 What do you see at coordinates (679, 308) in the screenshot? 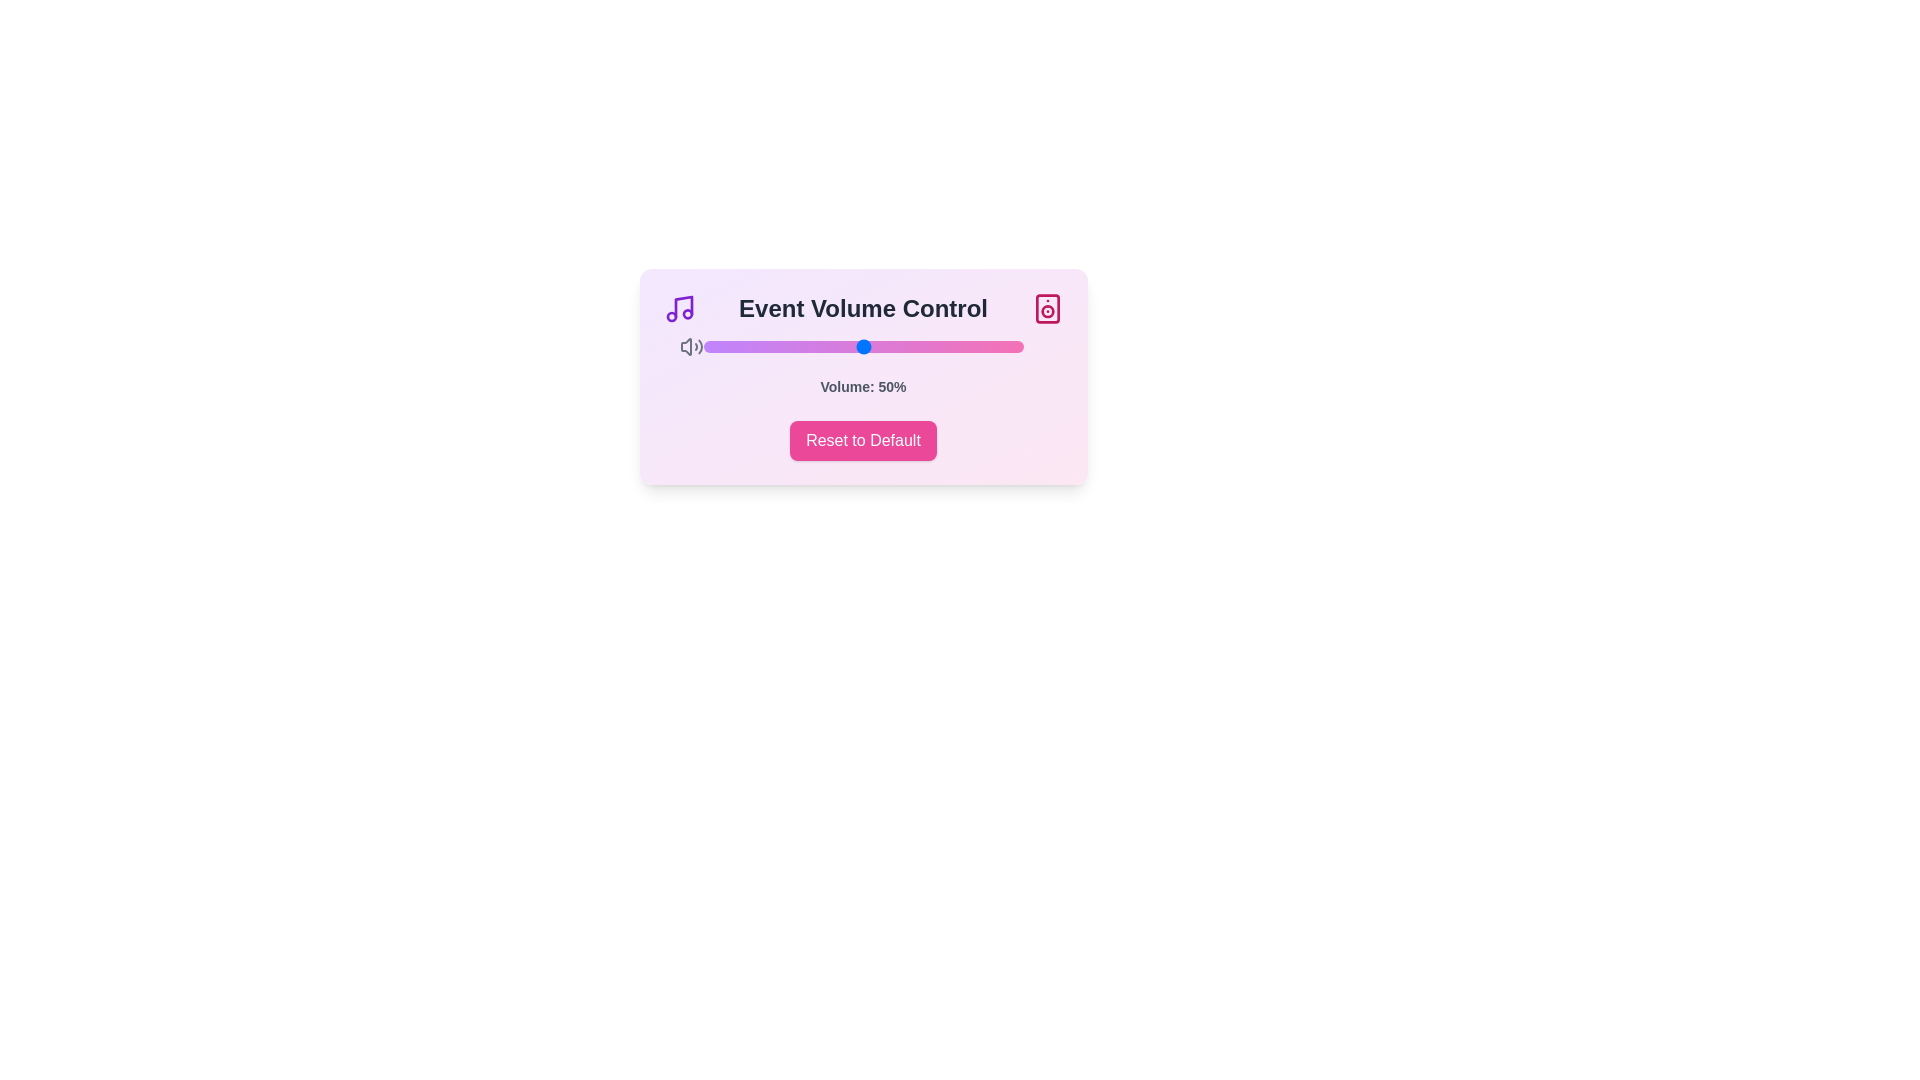
I see `the music icon to inspect its behavior` at bounding box center [679, 308].